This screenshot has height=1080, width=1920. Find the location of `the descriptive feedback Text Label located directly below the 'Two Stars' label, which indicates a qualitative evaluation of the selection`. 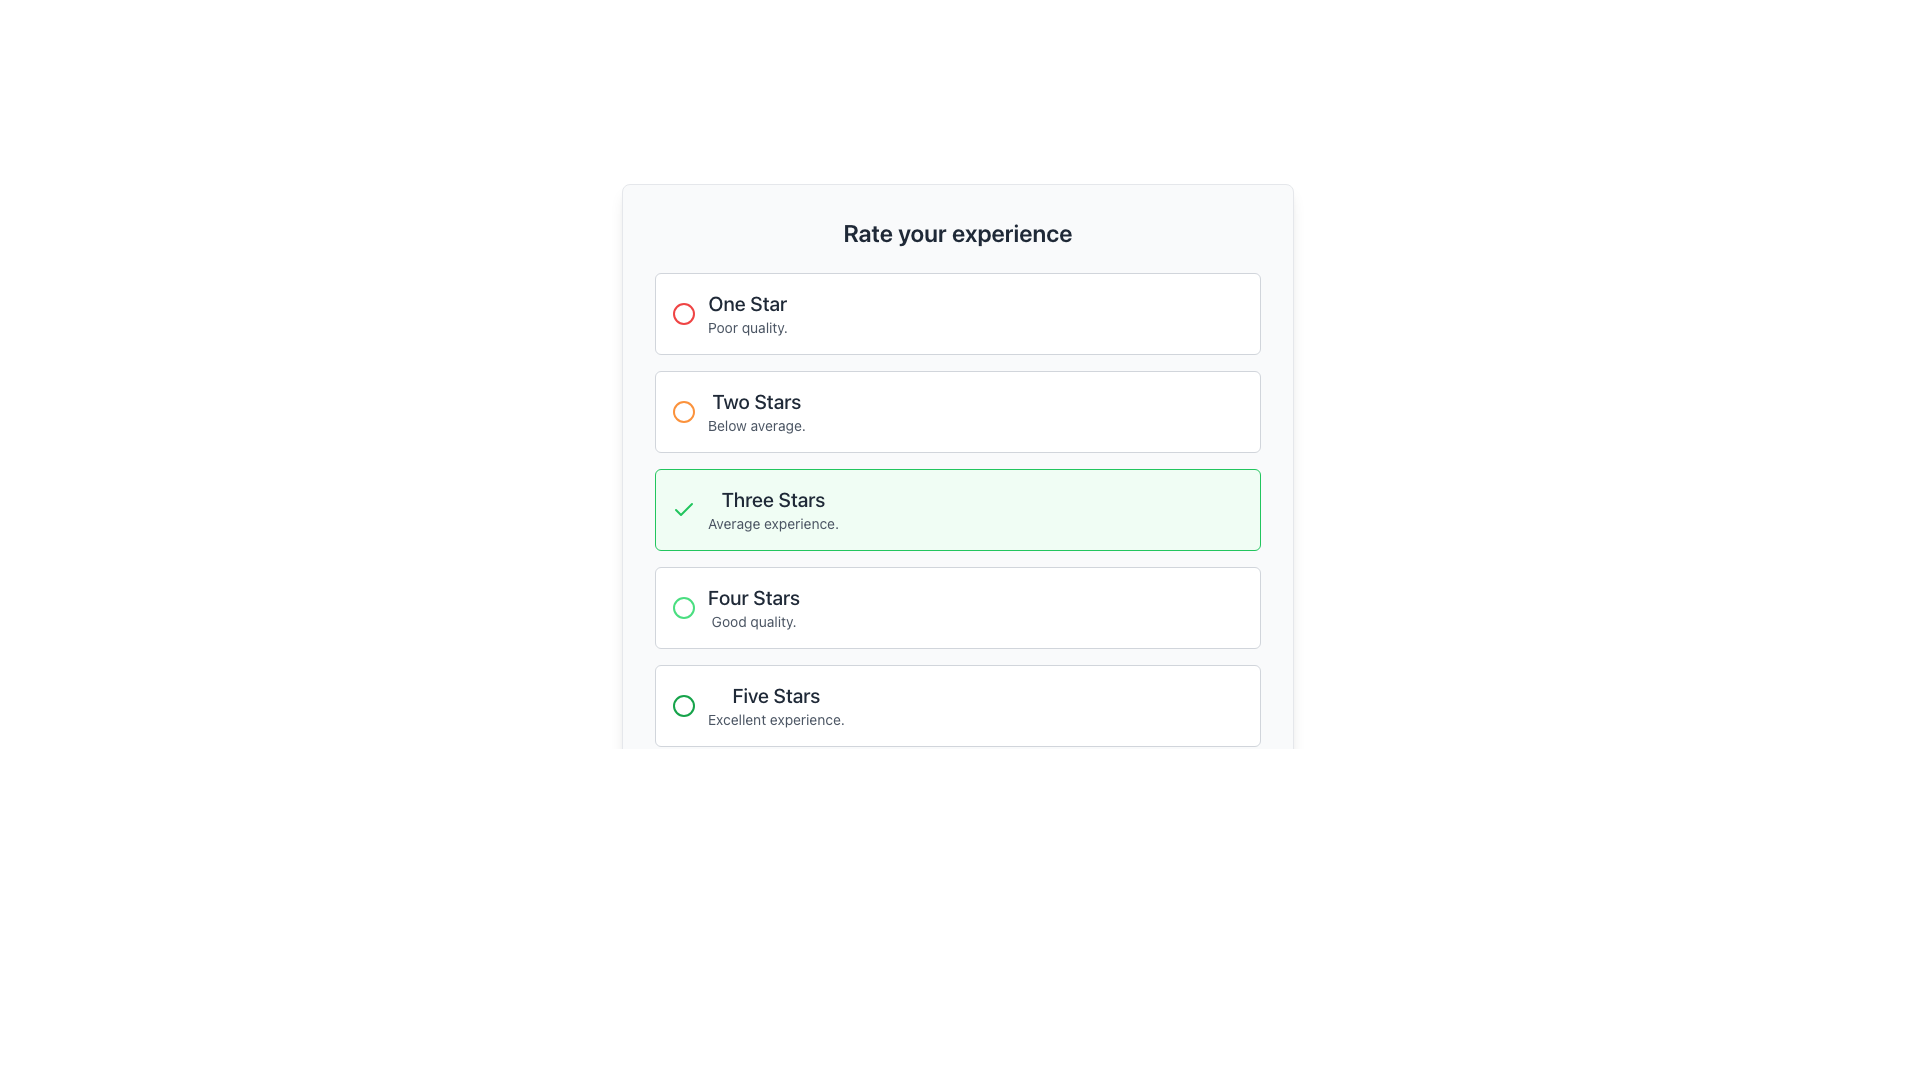

the descriptive feedback Text Label located directly below the 'Two Stars' label, which indicates a qualitative evaluation of the selection is located at coordinates (756, 424).